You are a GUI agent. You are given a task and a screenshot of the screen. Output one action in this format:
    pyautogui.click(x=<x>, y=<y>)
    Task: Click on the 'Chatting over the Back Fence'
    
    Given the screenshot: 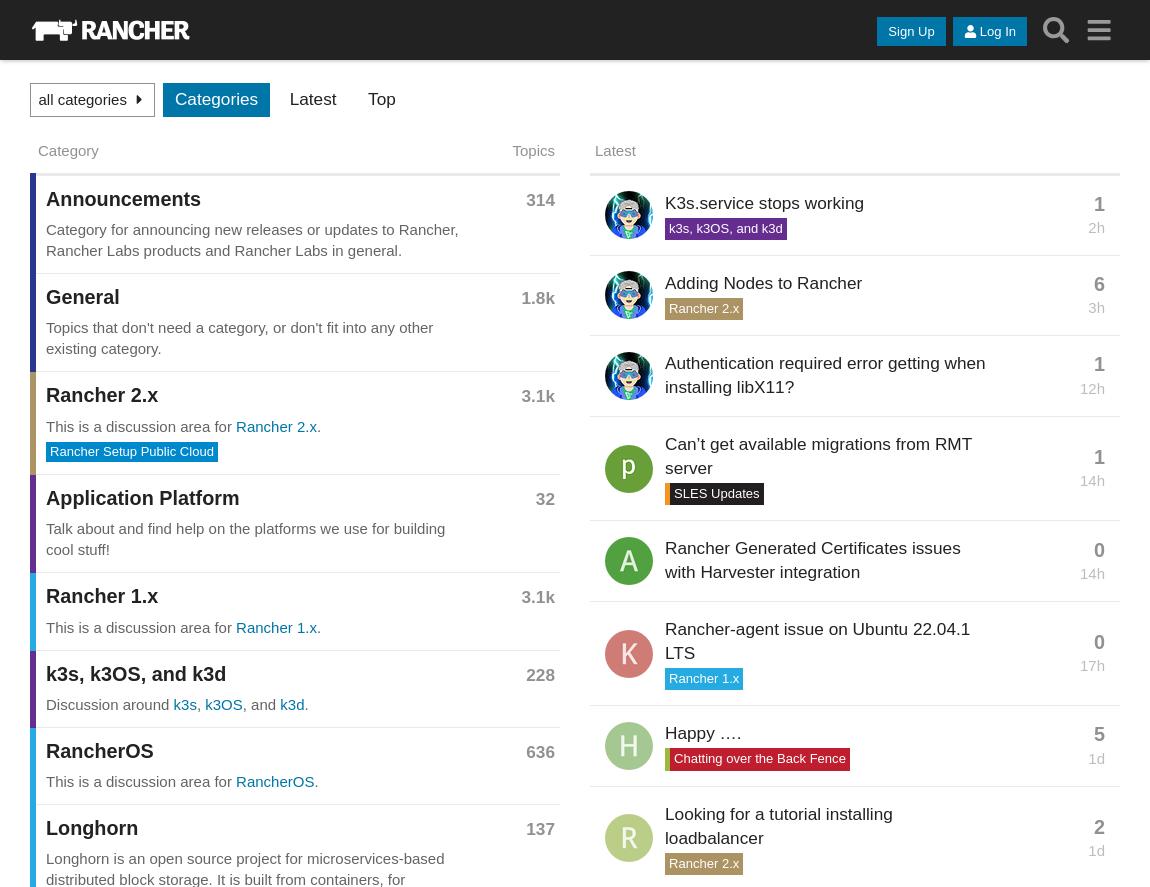 What is the action you would take?
    pyautogui.click(x=758, y=757)
    